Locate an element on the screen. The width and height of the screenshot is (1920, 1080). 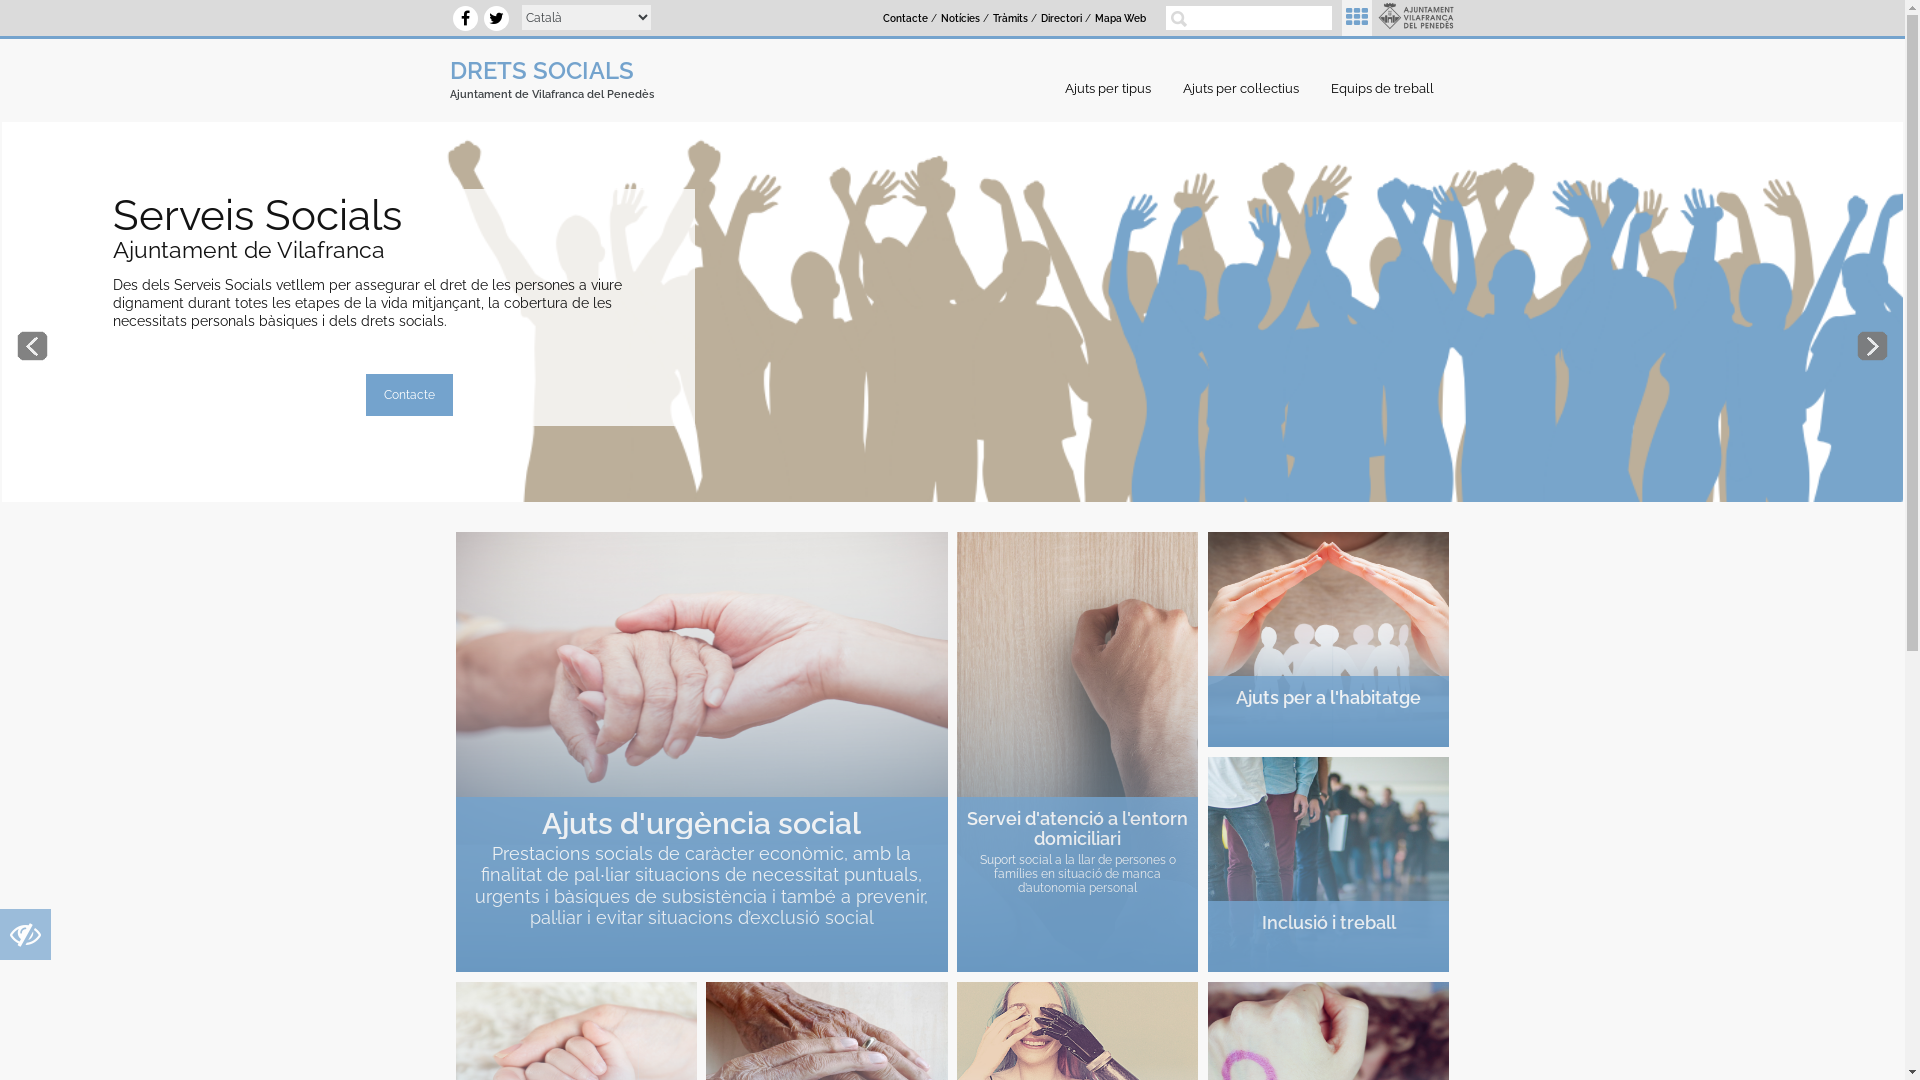
'Contacte' is located at coordinates (408, 394).